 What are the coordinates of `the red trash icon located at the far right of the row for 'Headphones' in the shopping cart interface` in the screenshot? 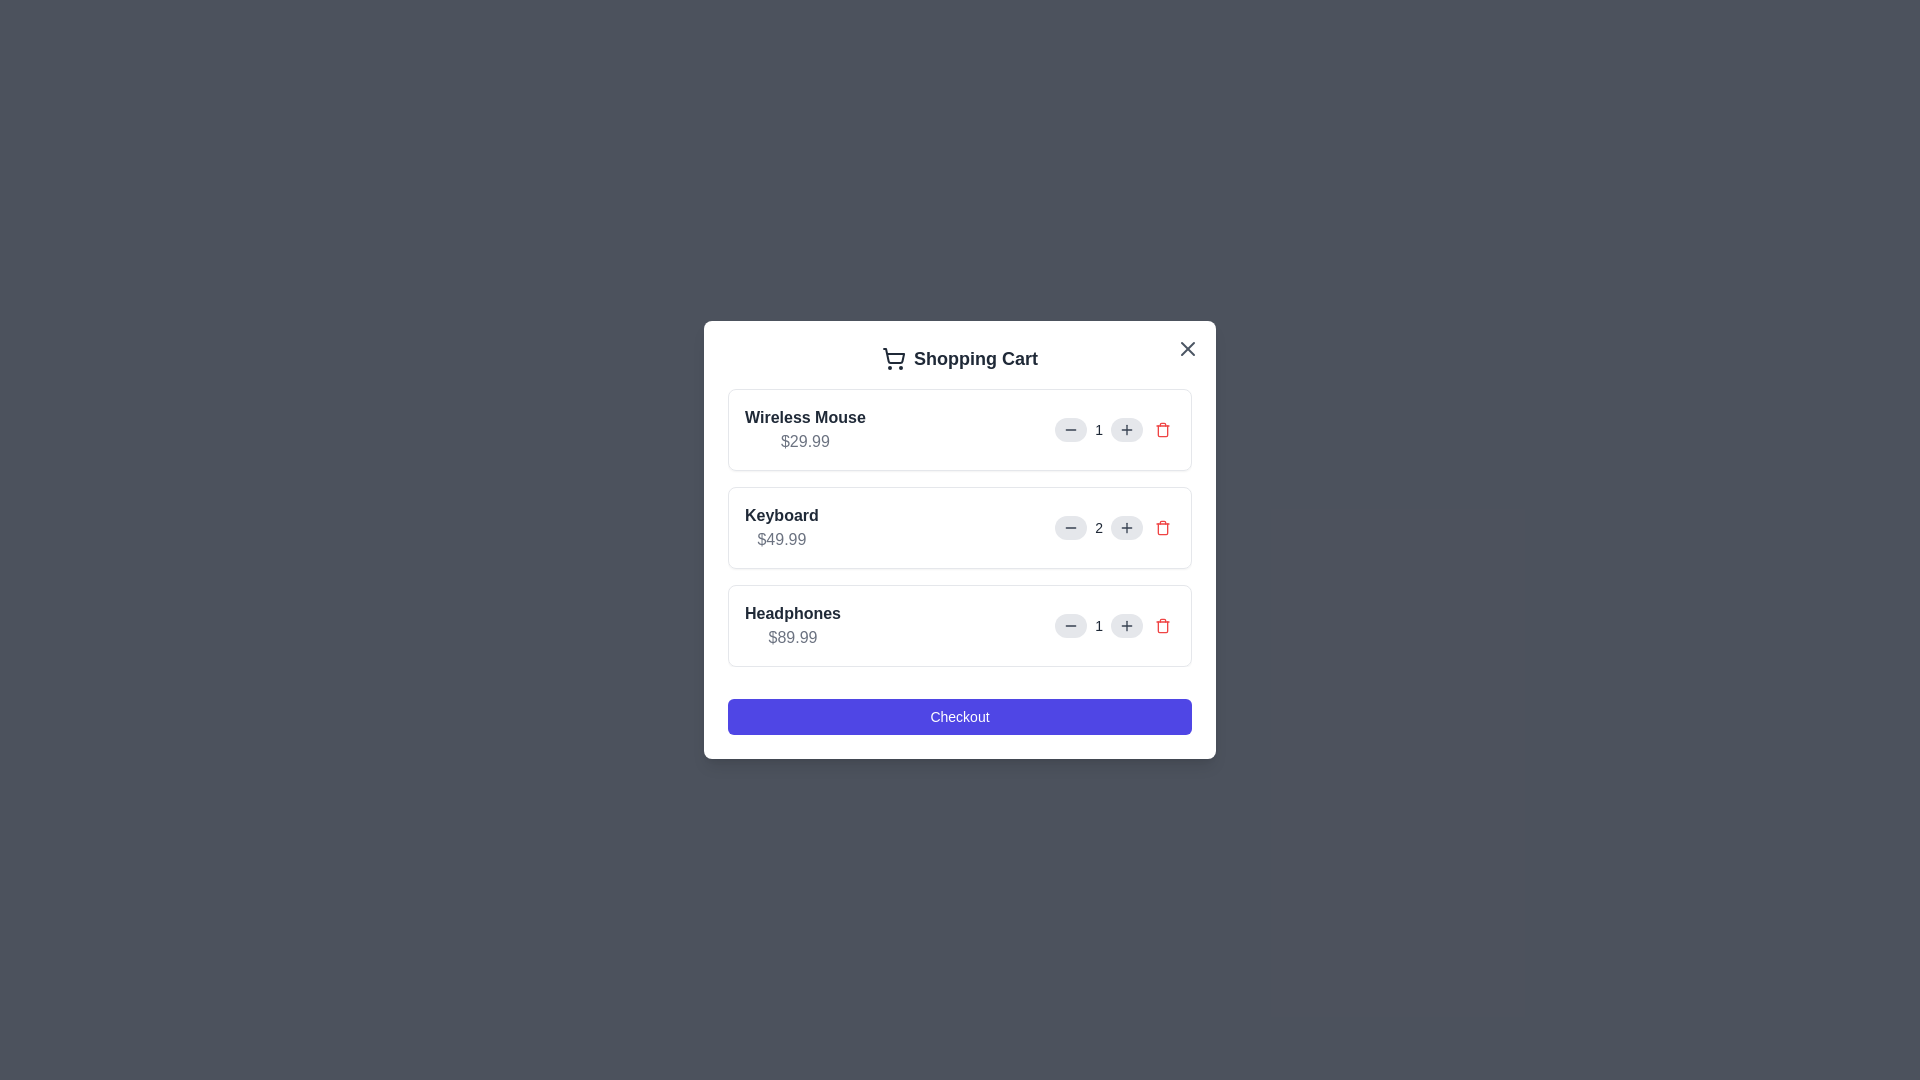 It's located at (1162, 624).